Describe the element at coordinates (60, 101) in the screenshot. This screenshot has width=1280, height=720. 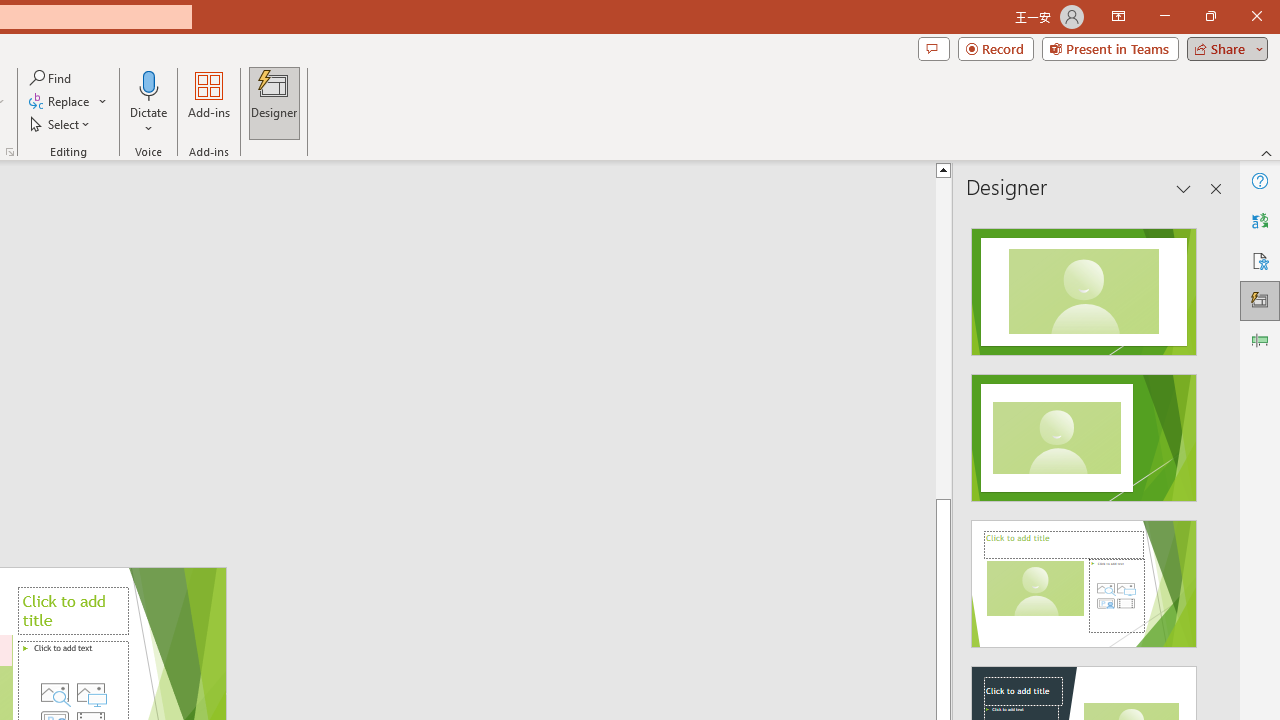
I see `'Replace...'` at that location.